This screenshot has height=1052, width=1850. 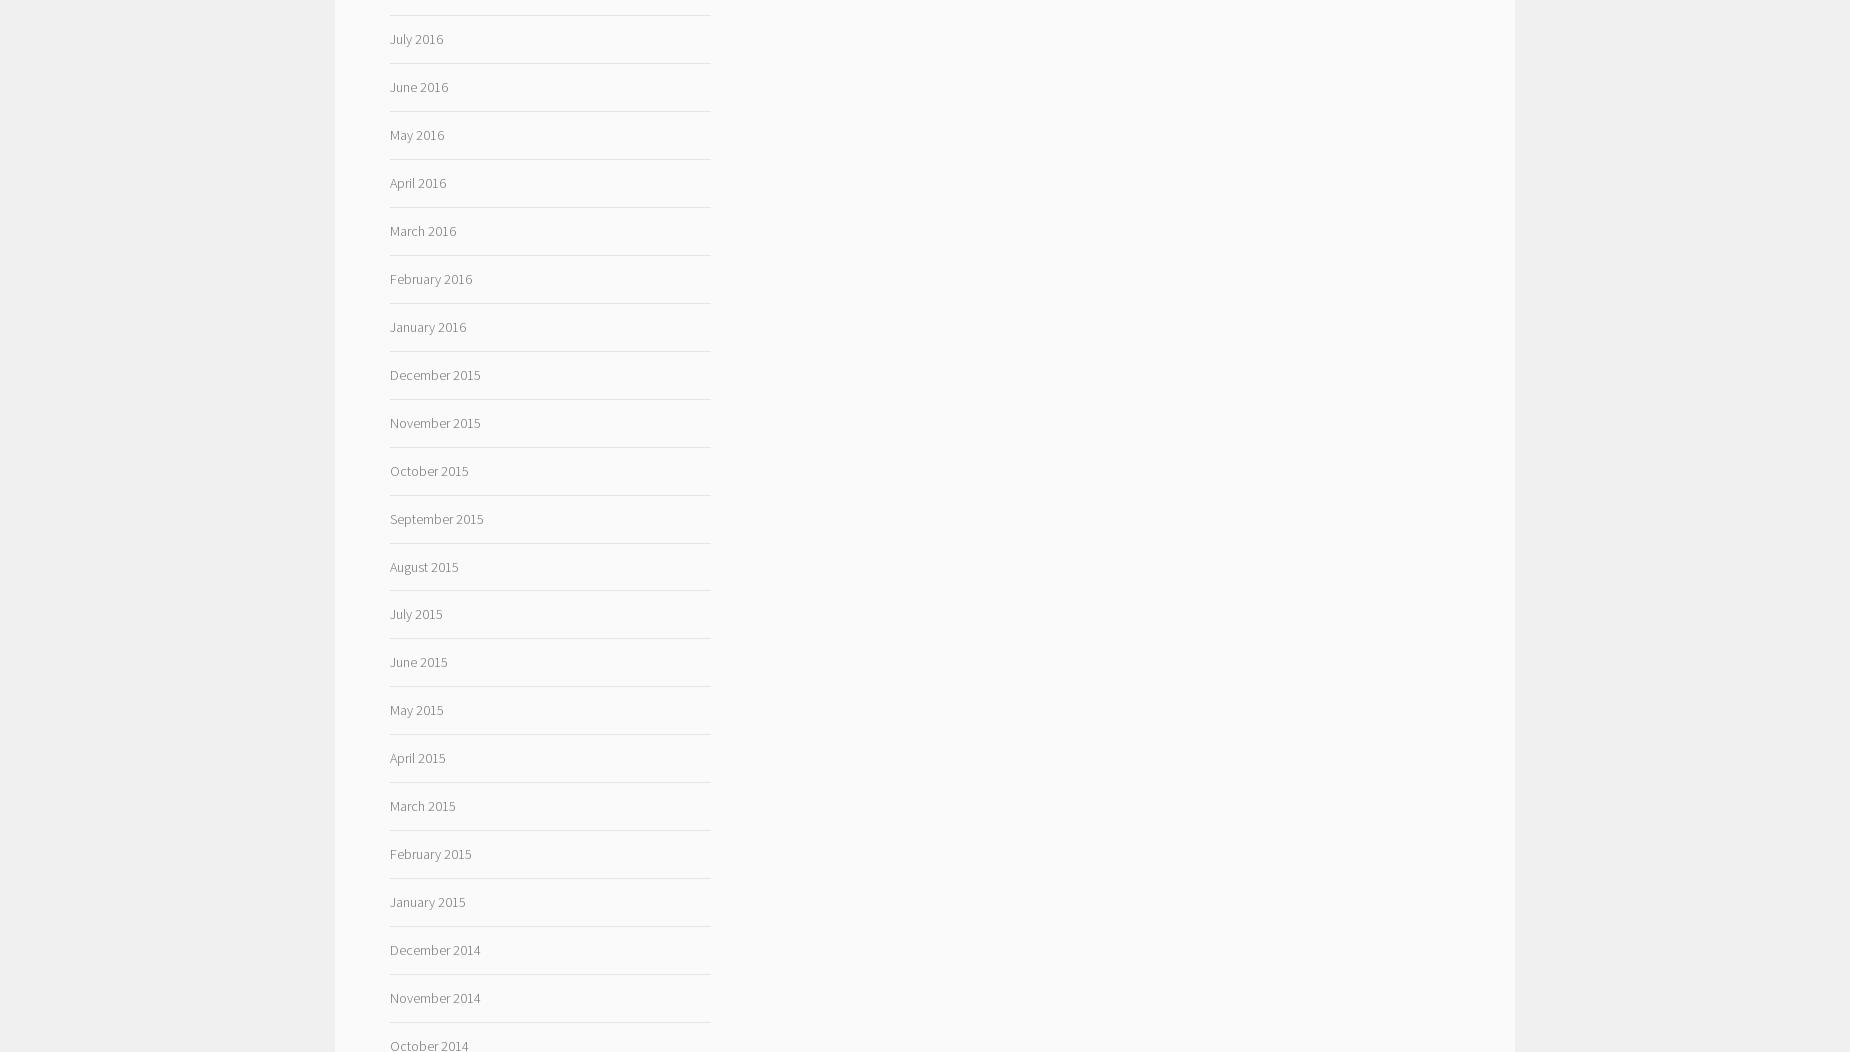 I want to click on 'July 2015', so click(x=414, y=614).